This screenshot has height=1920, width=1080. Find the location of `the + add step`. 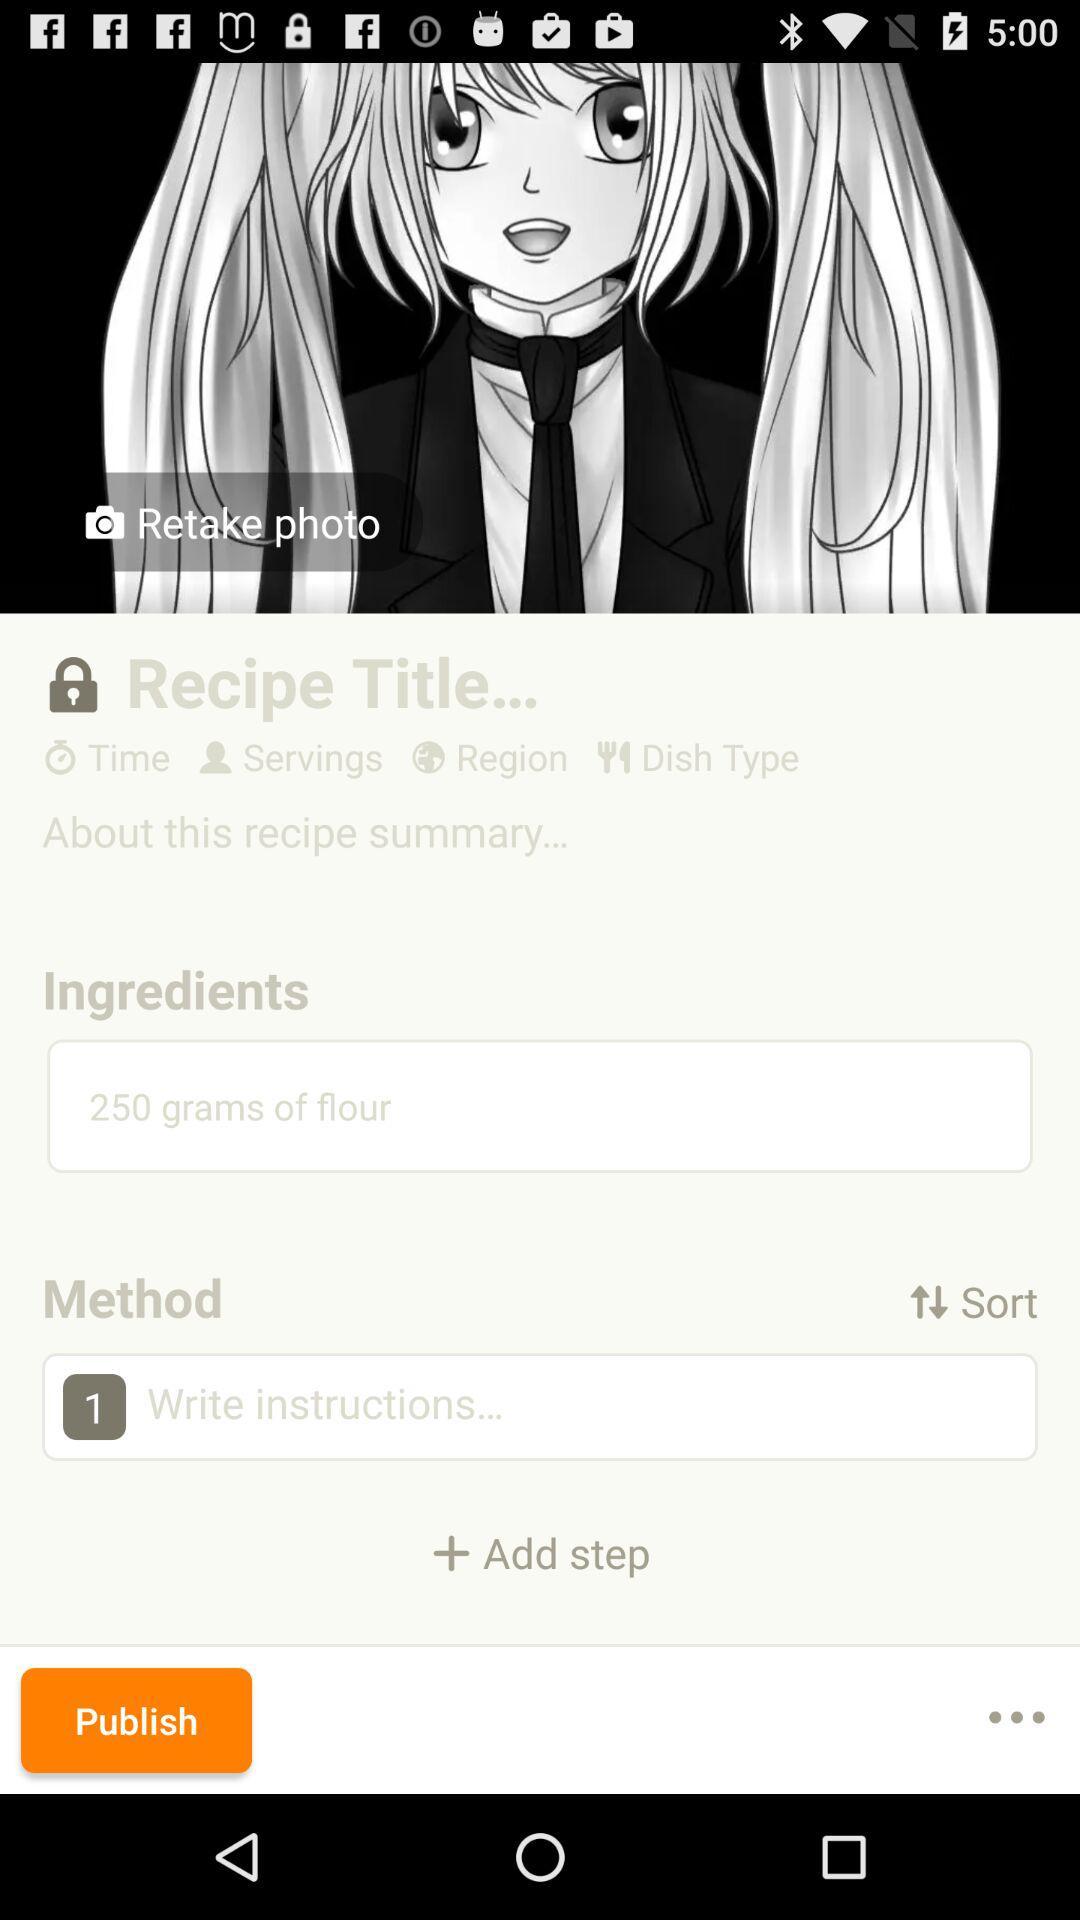

the + add step is located at coordinates (540, 1551).